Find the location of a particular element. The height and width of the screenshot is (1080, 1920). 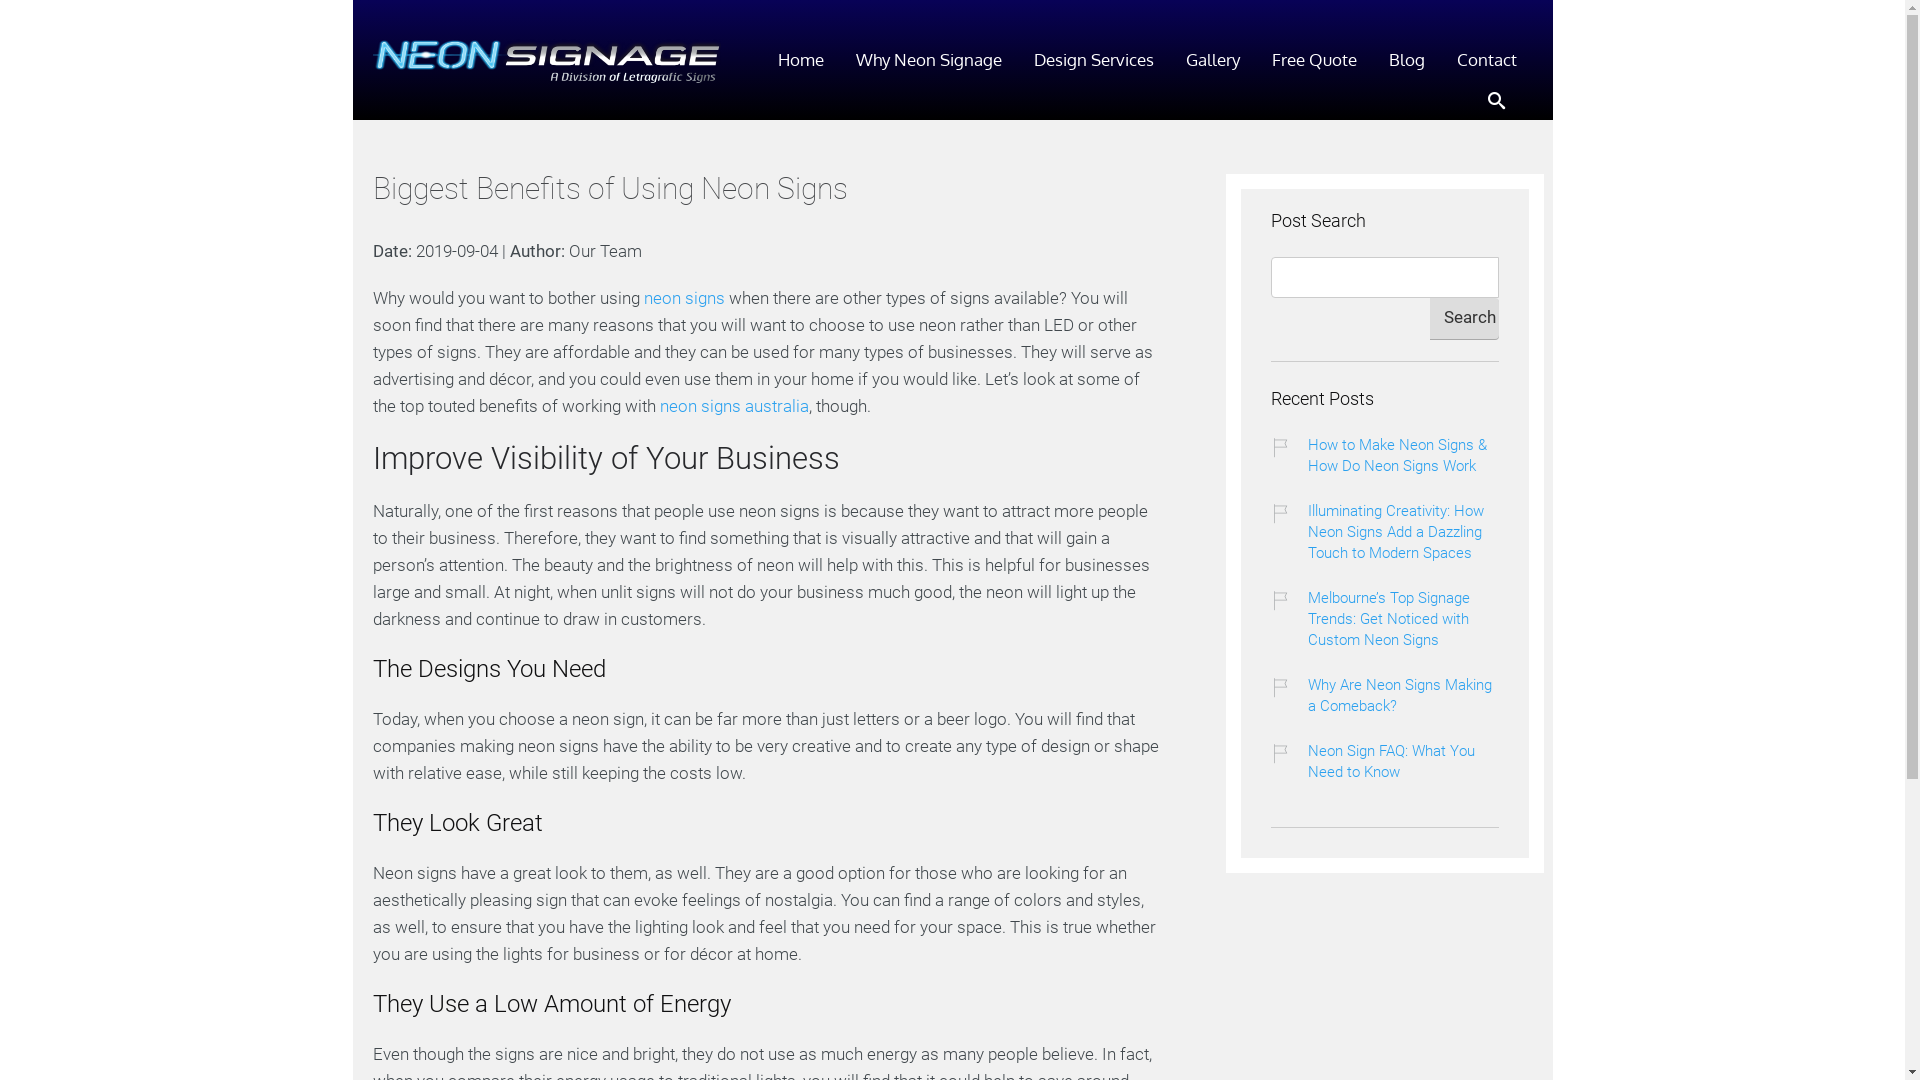

'Search' is located at coordinates (1464, 317).